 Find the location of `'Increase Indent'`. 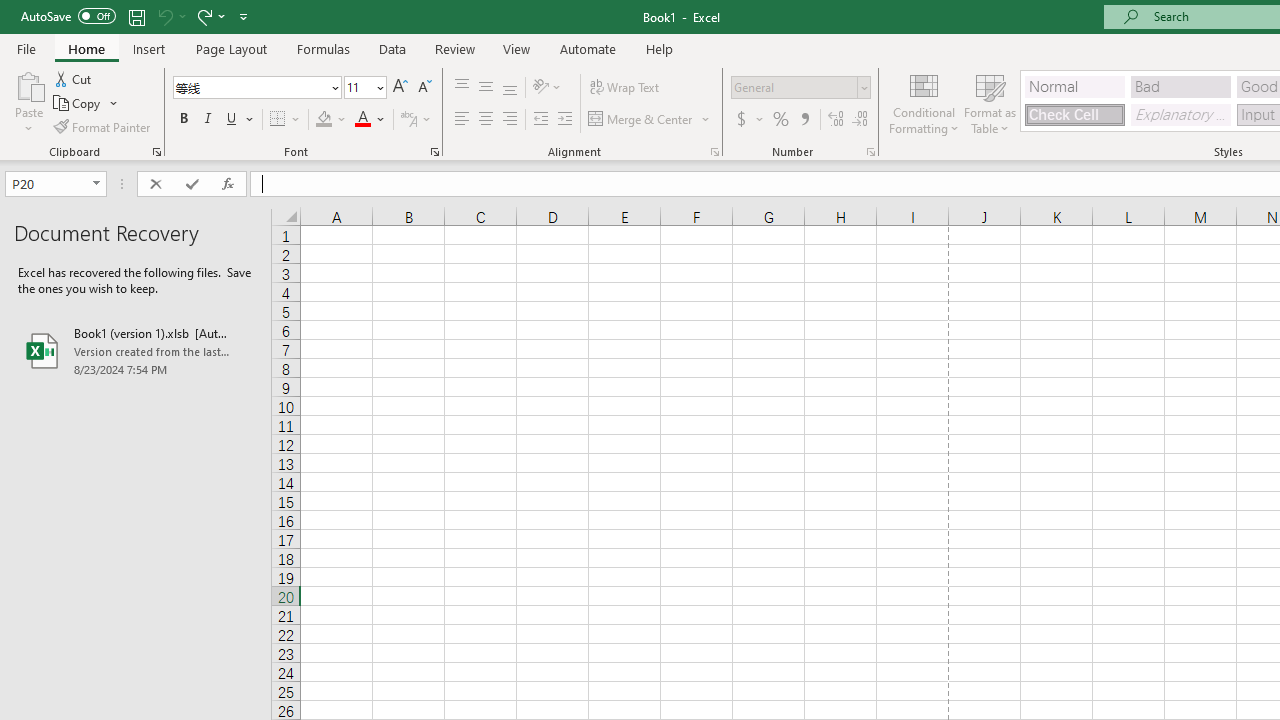

'Increase Indent' is located at coordinates (564, 119).